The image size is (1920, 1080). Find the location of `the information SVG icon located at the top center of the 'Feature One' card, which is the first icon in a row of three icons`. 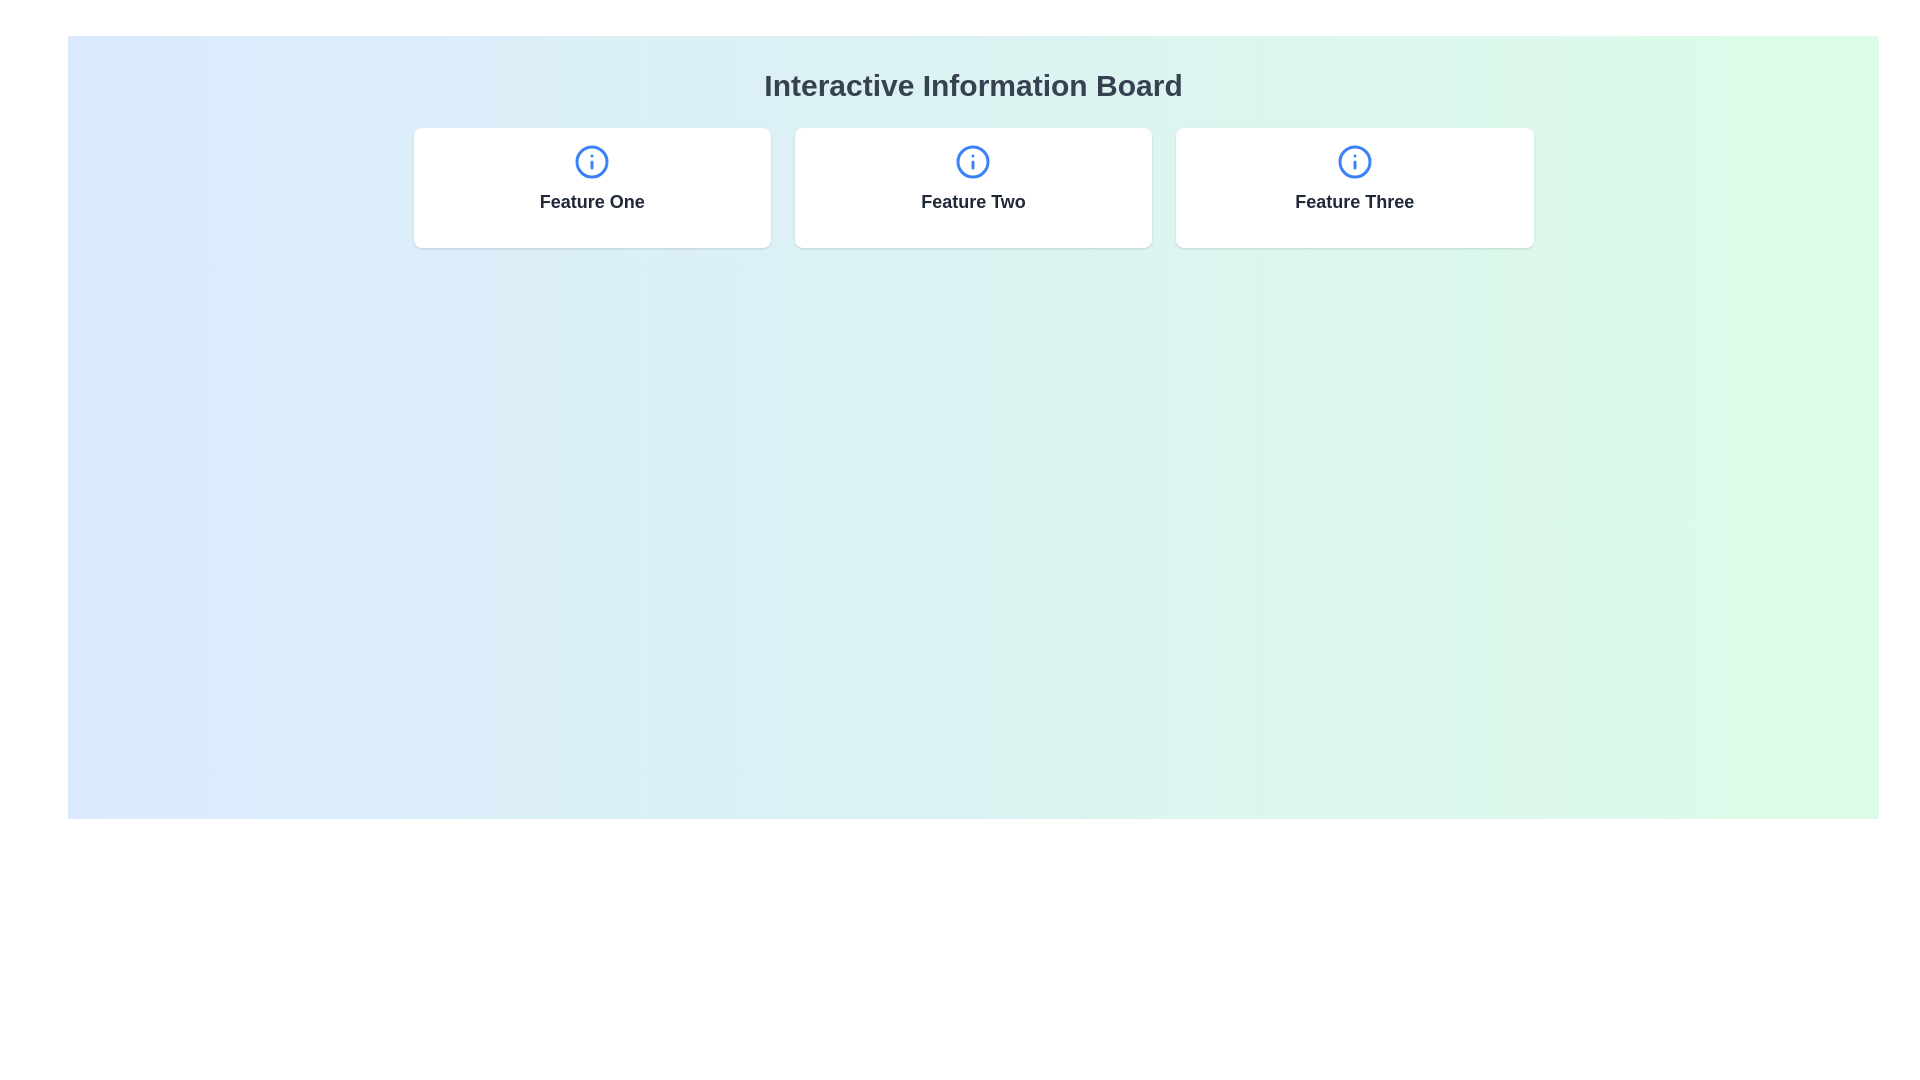

the information SVG icon located at the top center of the 'Feature One' card, which is the first icon in a row of three icons is located at coordinates (591, 161).